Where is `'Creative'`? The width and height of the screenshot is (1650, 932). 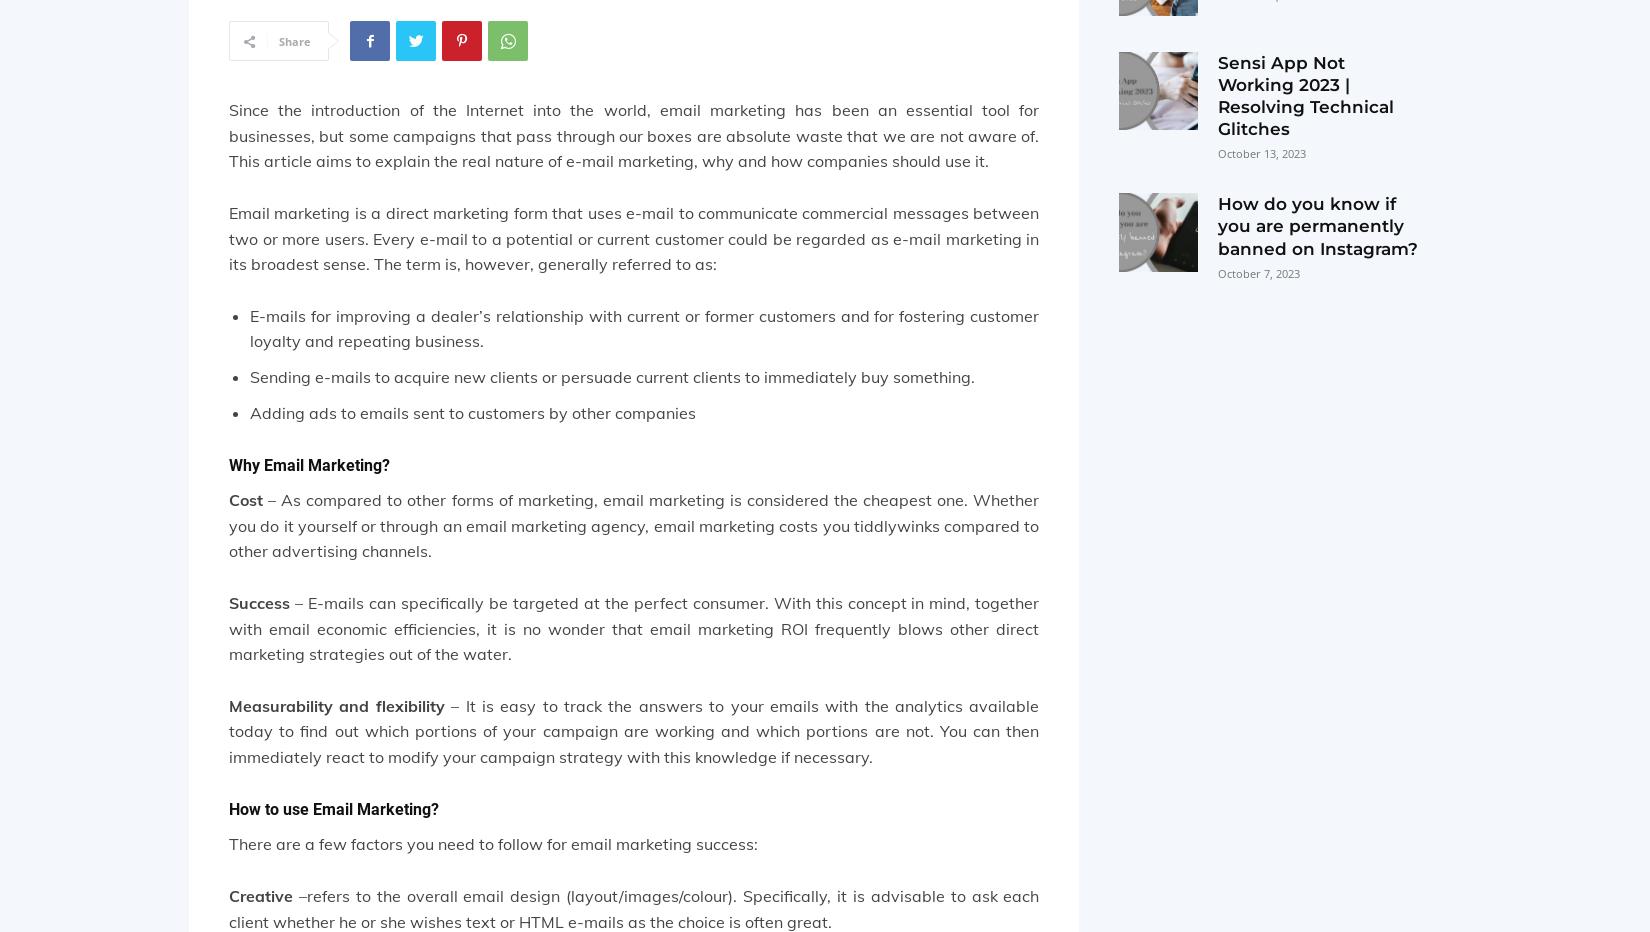 'Creative' is located at coordinates (261, 896).